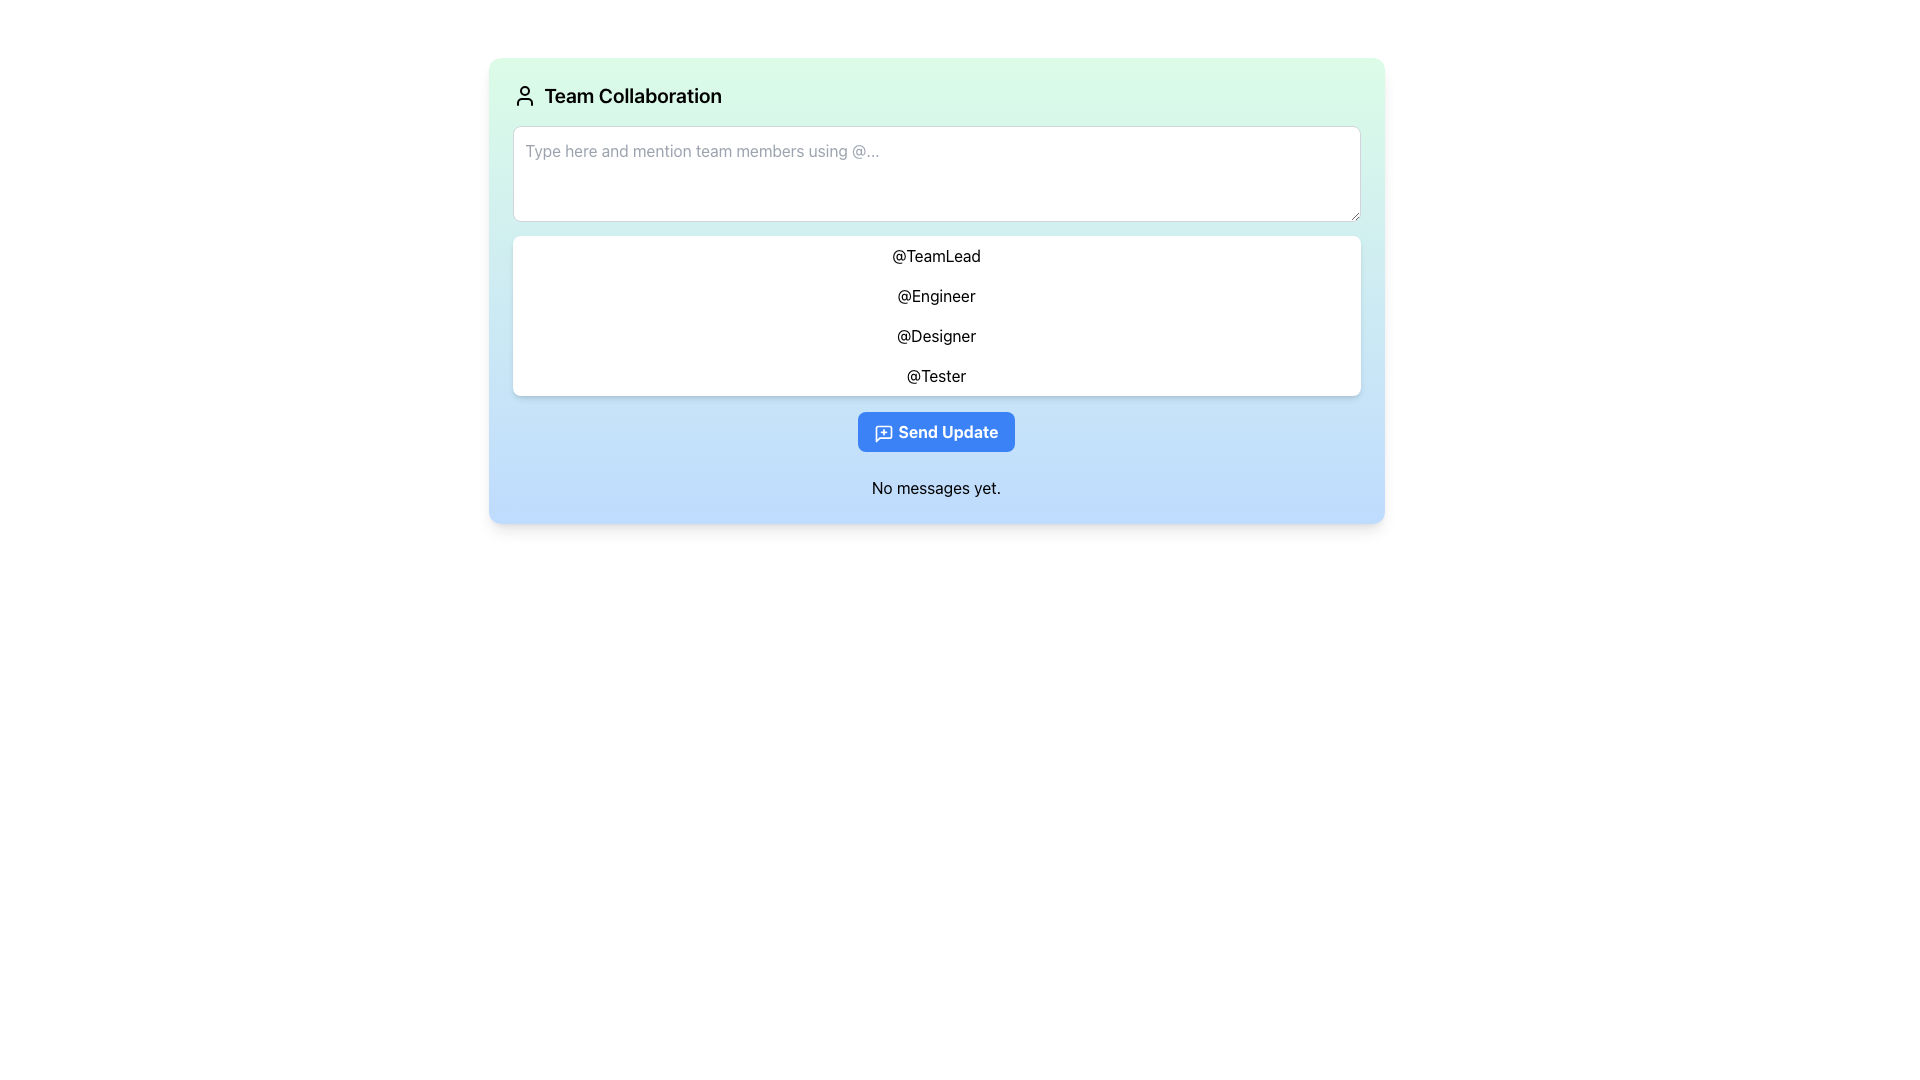  I want to click on the button with a blue background and white text labeled 'Send Update', which is positioned below the list of usernames and above the text 'No messages yet', so click(935, 431).